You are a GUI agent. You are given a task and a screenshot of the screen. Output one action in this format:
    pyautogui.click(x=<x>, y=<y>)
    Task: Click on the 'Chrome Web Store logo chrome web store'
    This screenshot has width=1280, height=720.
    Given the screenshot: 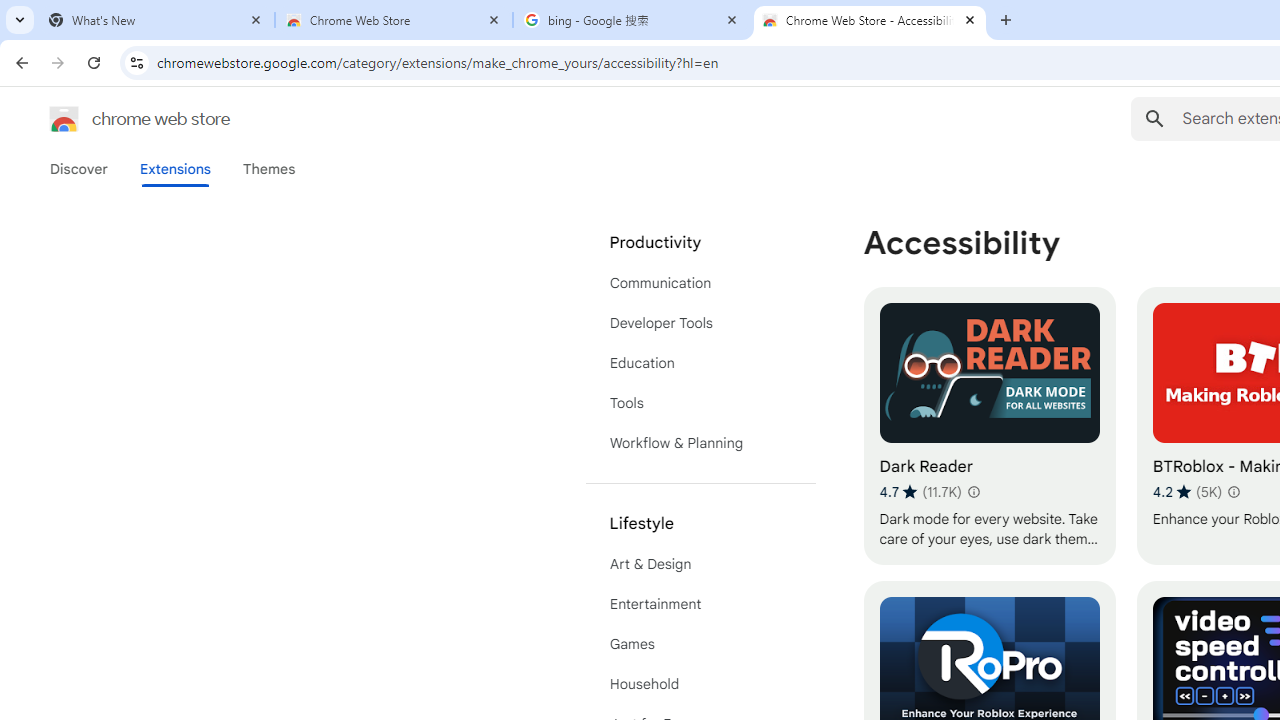 What is the action you would take?
    pyautogui.click(x=118, y=119)
    